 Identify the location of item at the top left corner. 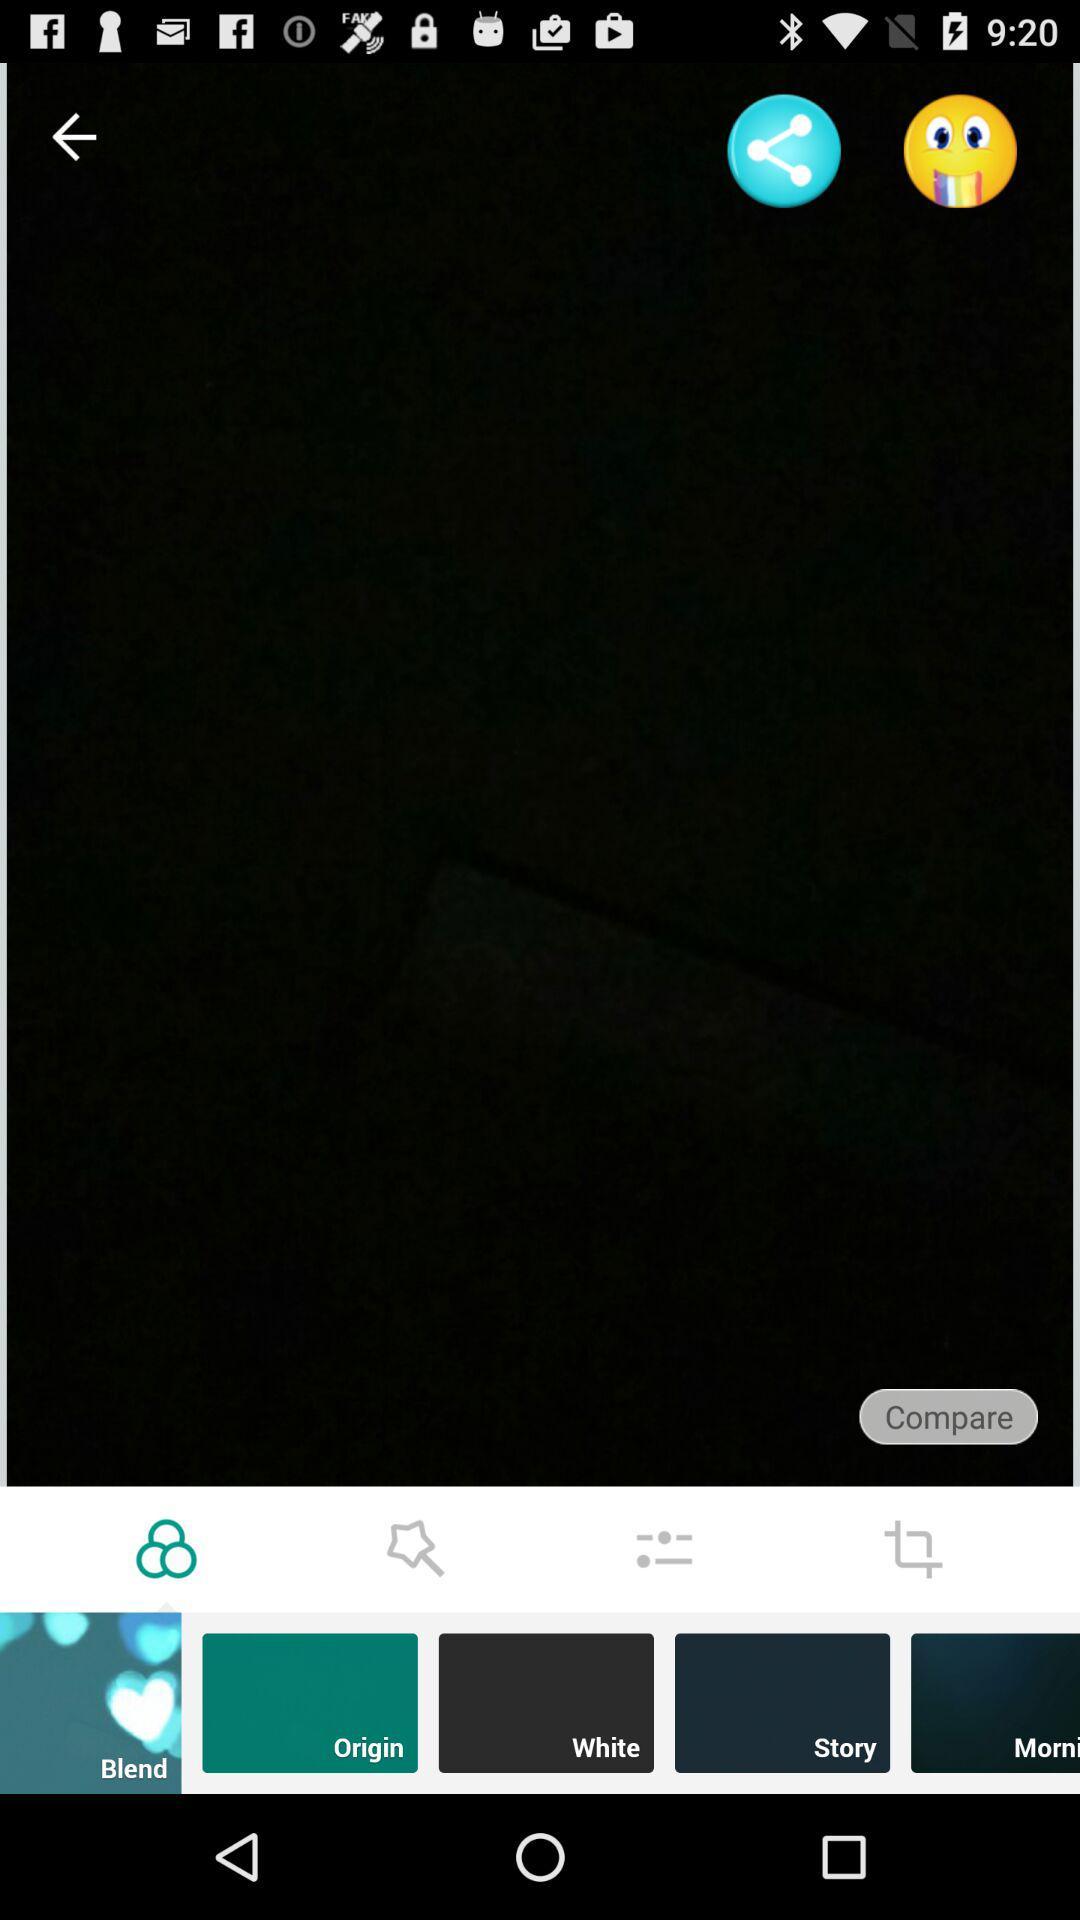
(72, 135).